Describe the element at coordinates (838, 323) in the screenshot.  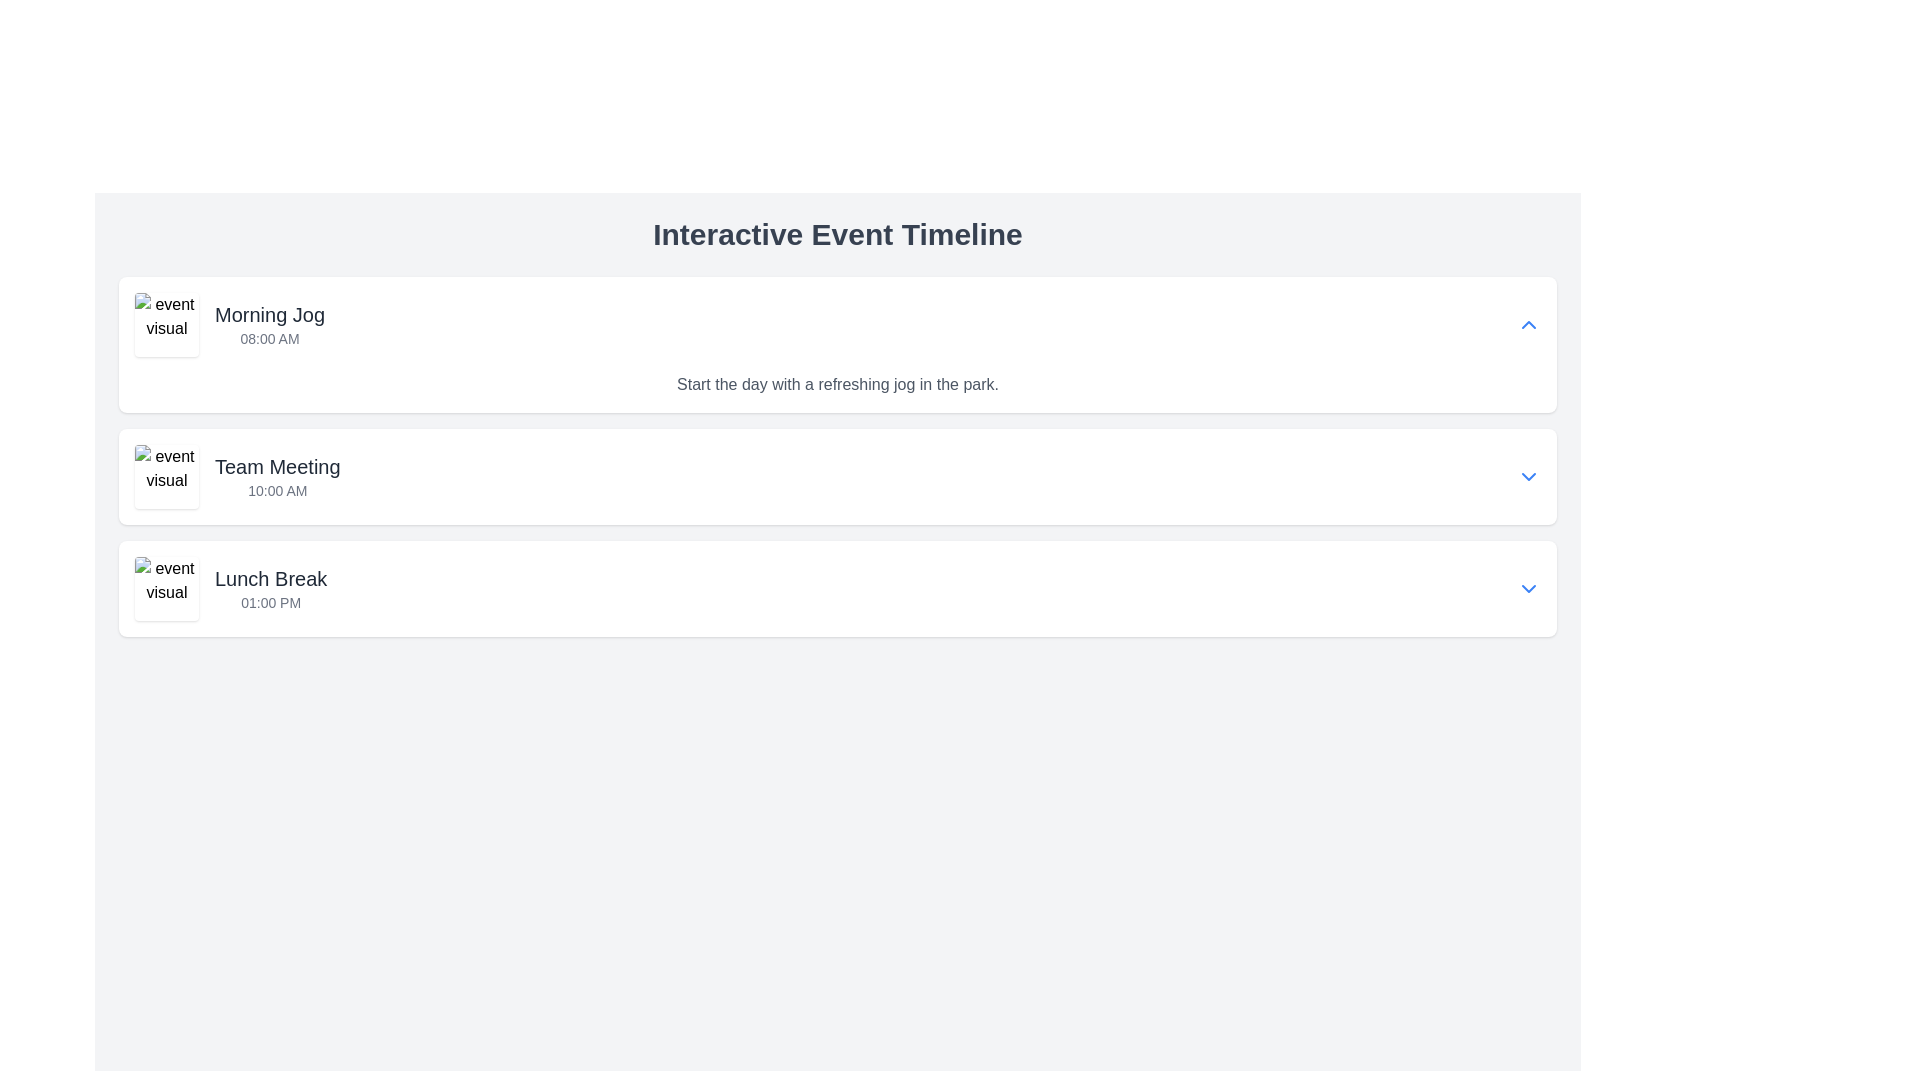
I see `the first horizontal list item labeled 'Morning Jog'` at that location.